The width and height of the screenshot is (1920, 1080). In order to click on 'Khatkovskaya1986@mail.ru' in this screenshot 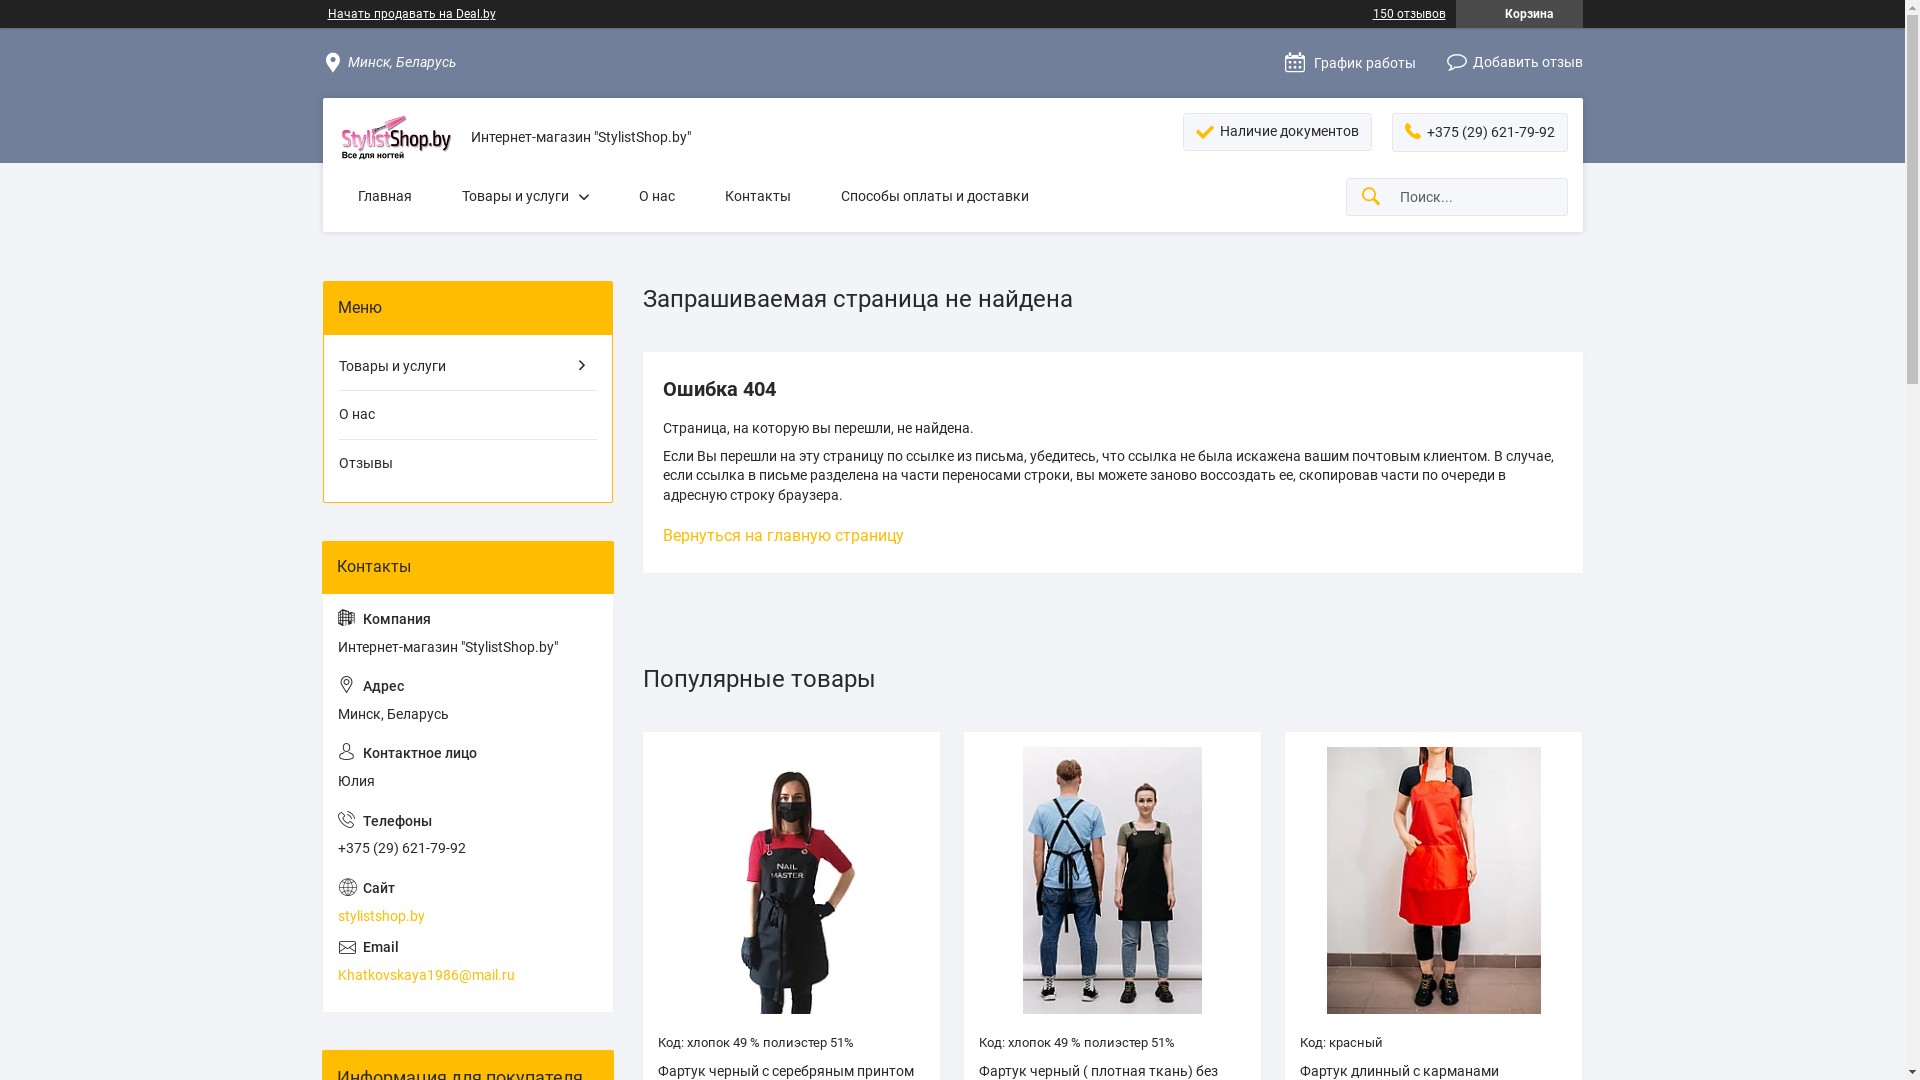, I will do `click(467, 960)`.